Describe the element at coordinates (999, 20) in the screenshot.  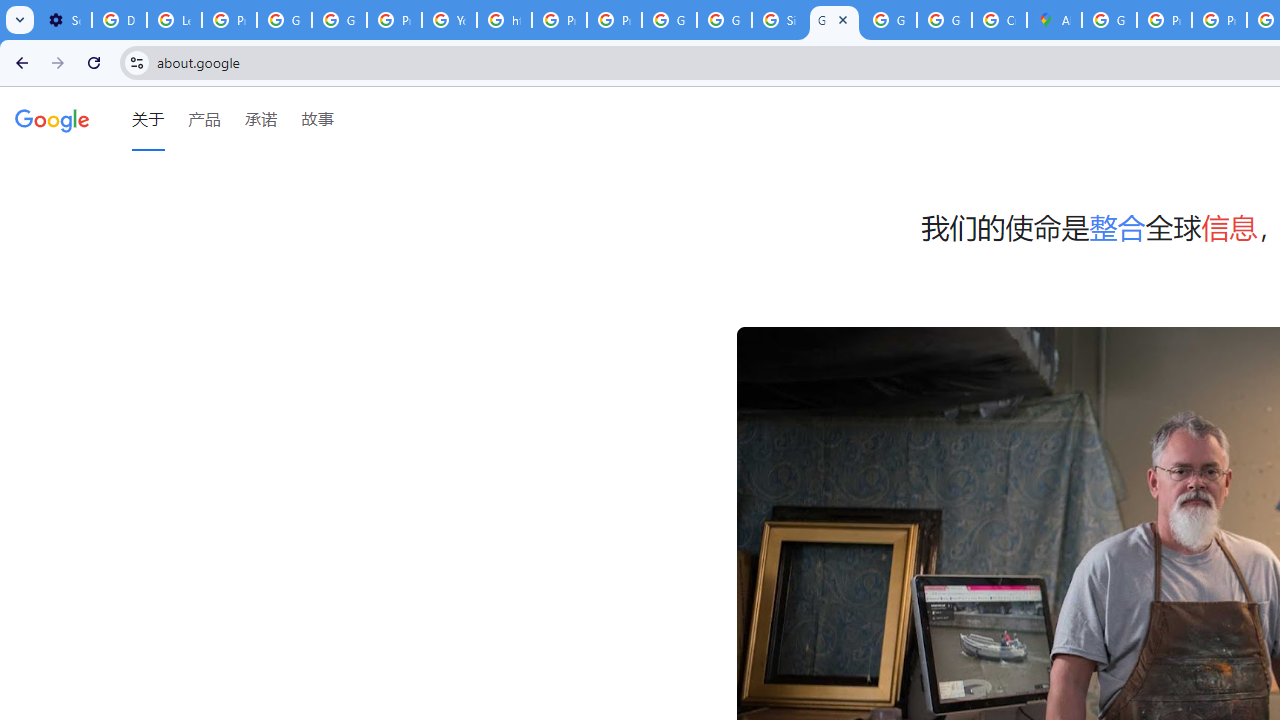
I see `'Create your Google Account'` at that location.